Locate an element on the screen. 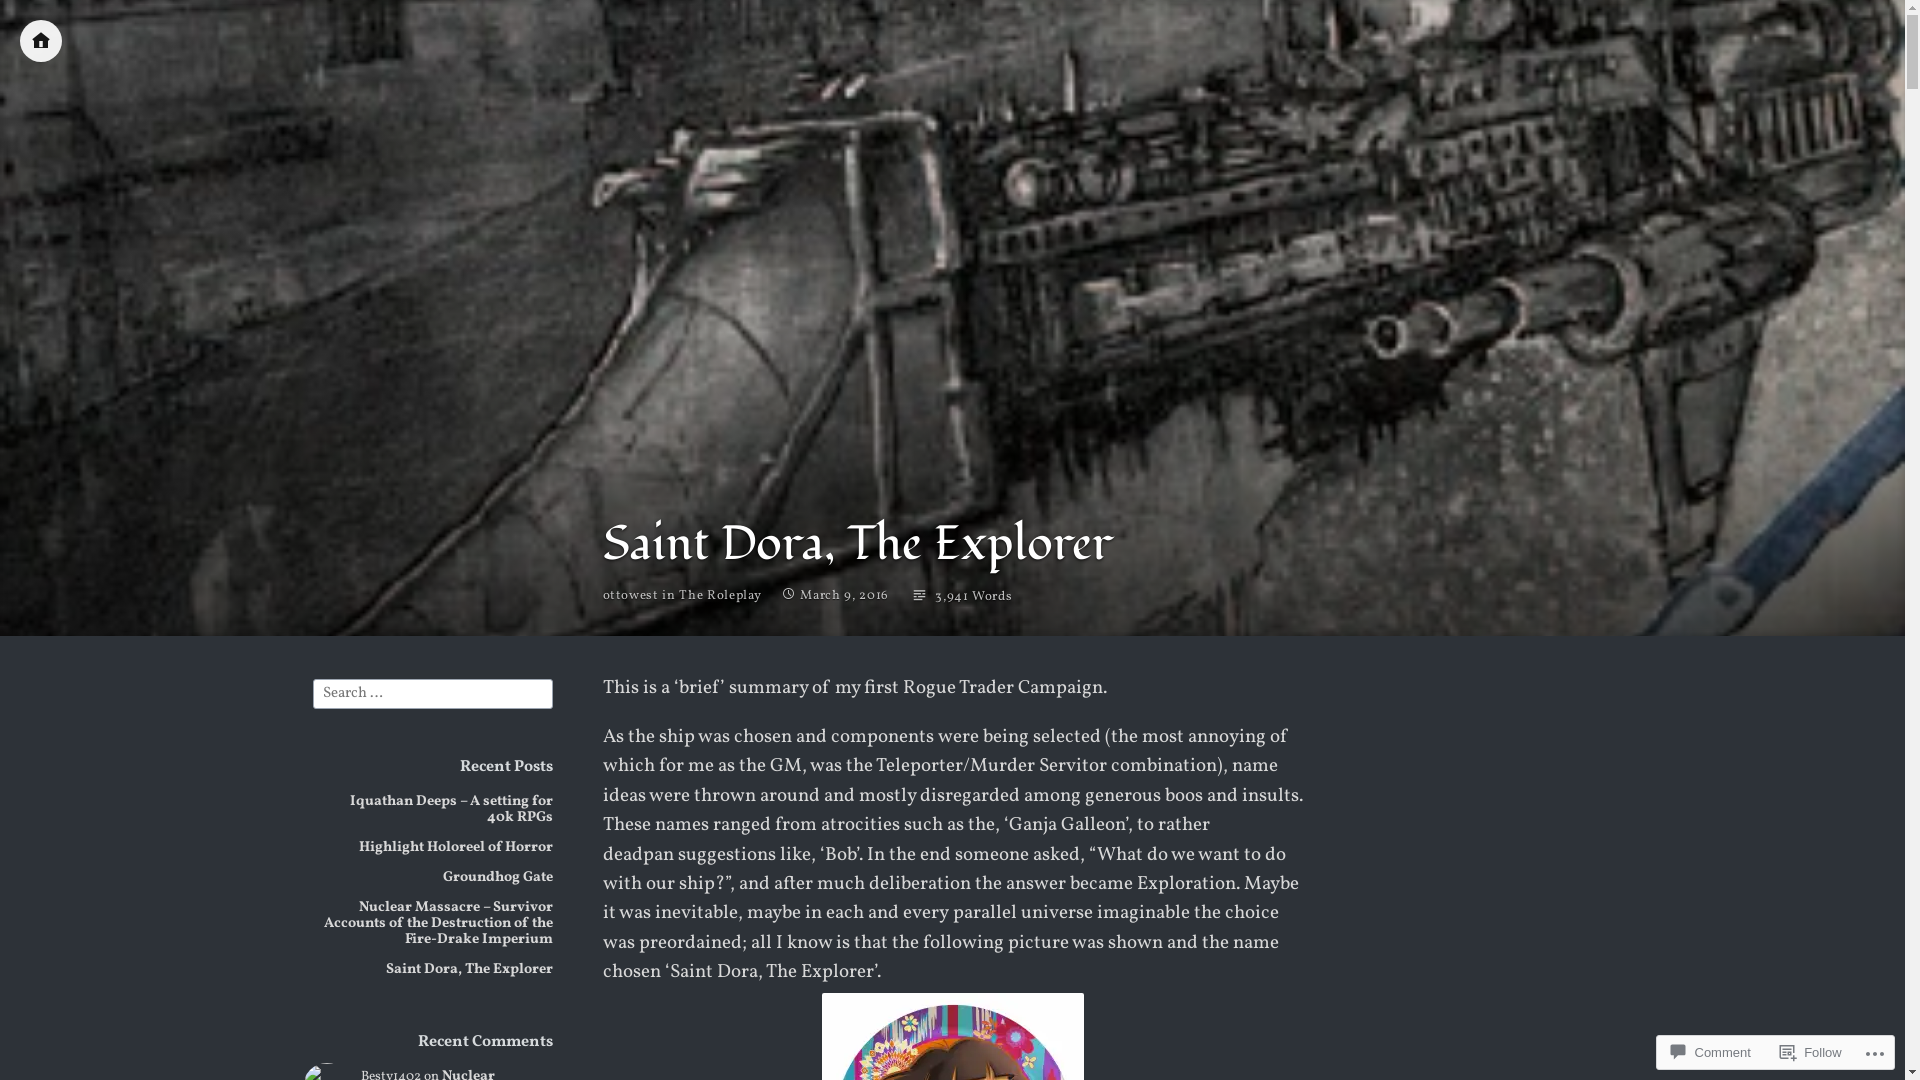 The image size is (1920, 1080). 'Highlight Holoreel of Horror' is located at coordinates (454, 847).